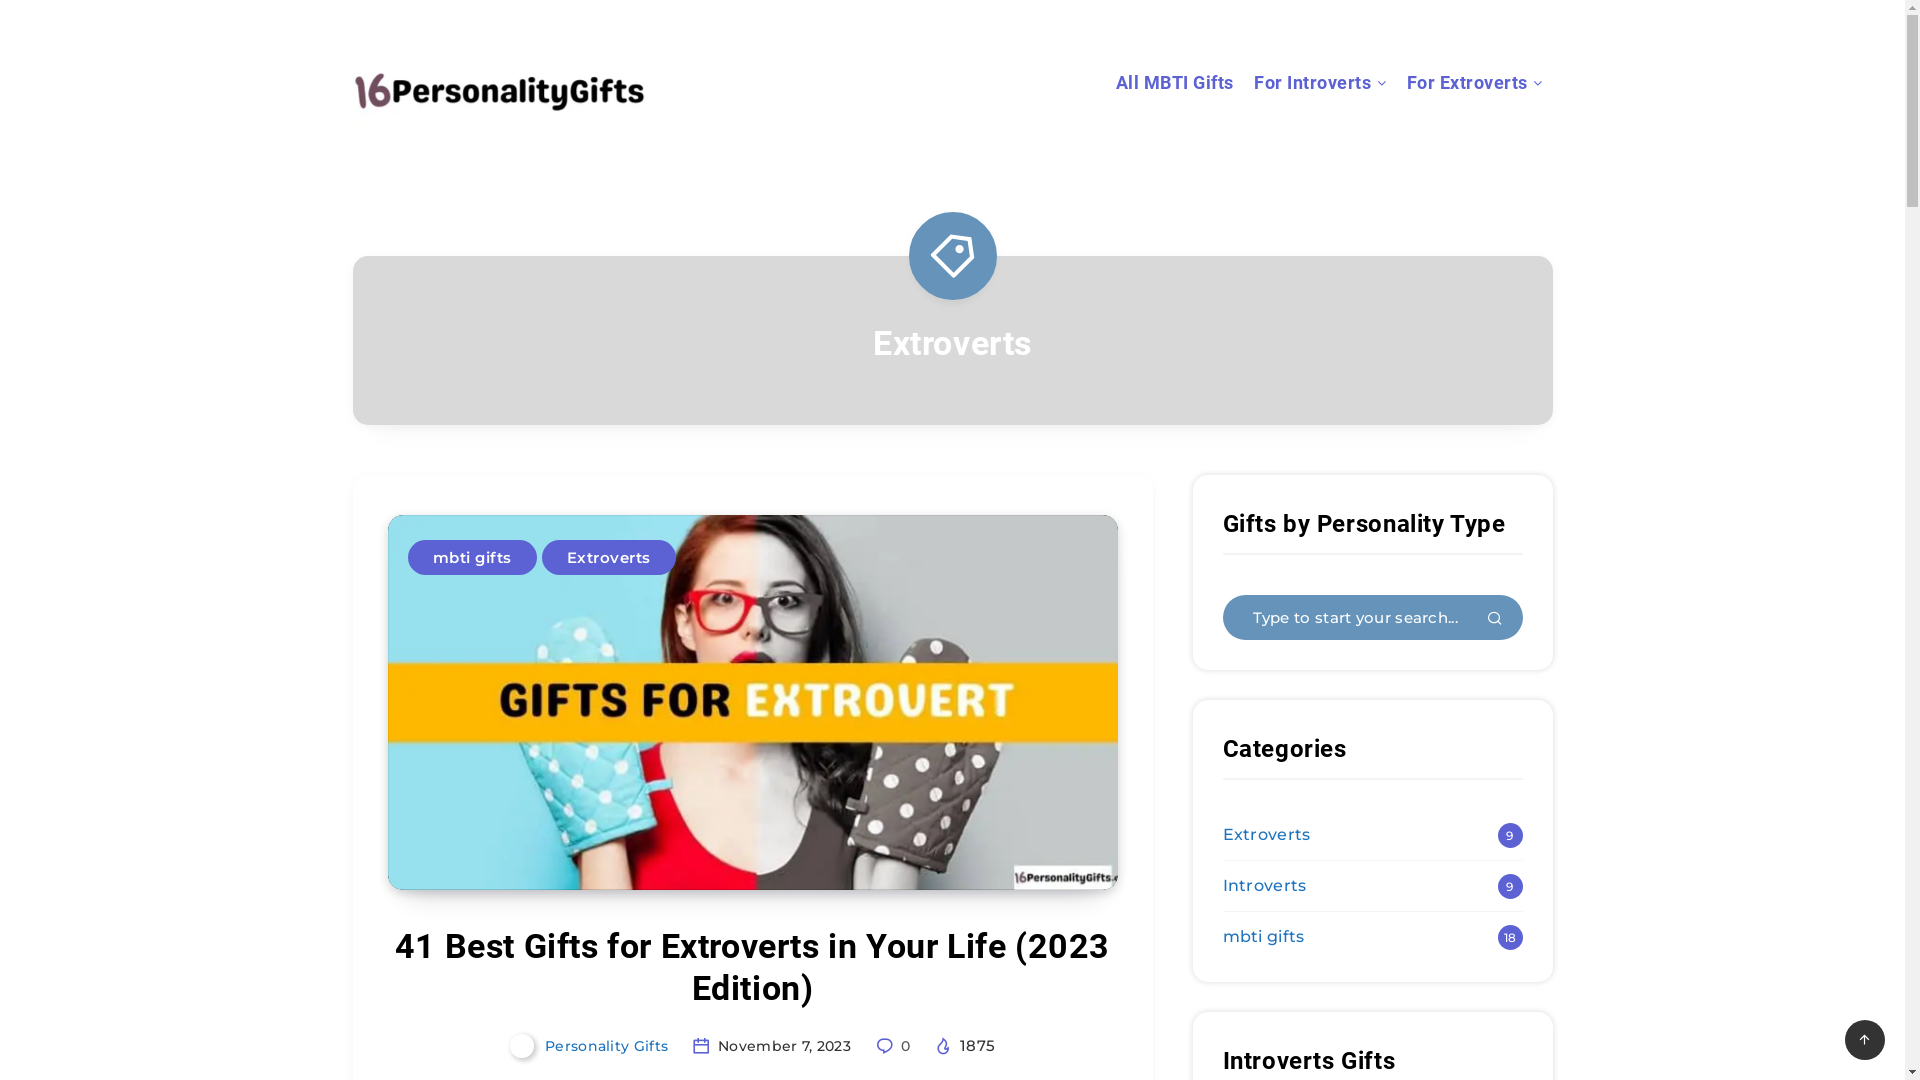  What do you see at coordinates (1175, 84) in the screenshot?
I see `'All MBTI Gifts'` at bounding box center [1175, 84].